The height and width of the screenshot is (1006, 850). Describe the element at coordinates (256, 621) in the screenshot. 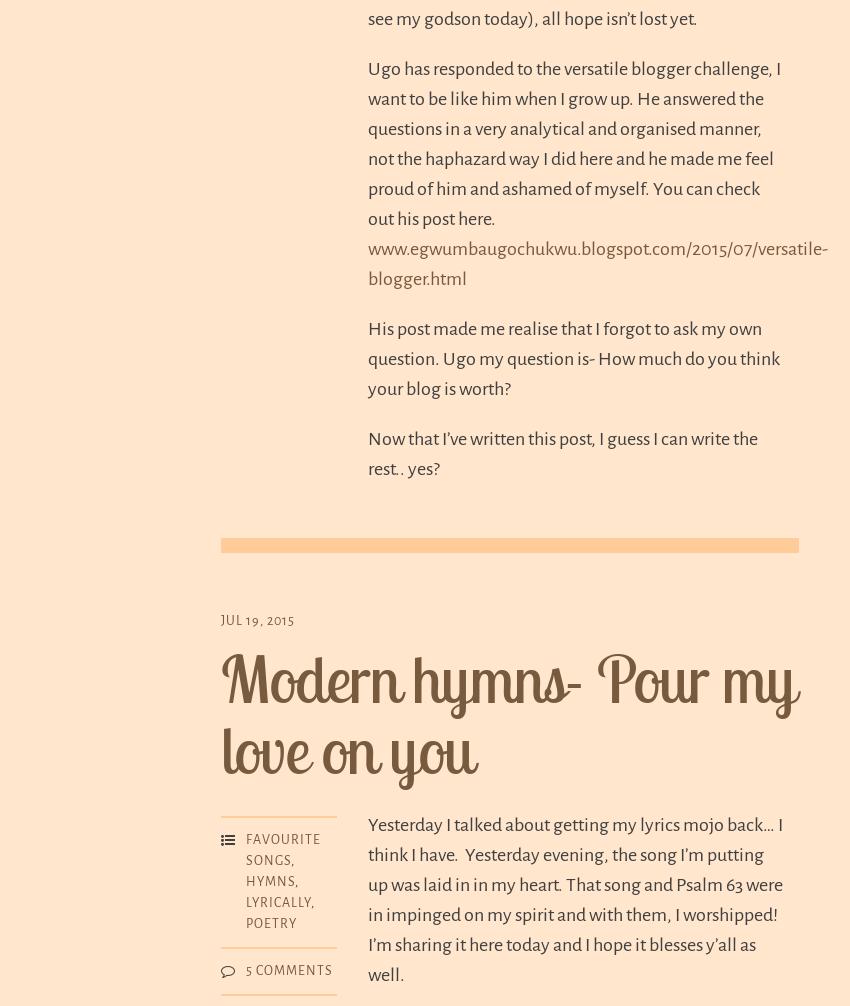

I see `'Jul 19, 2015'` at that location.